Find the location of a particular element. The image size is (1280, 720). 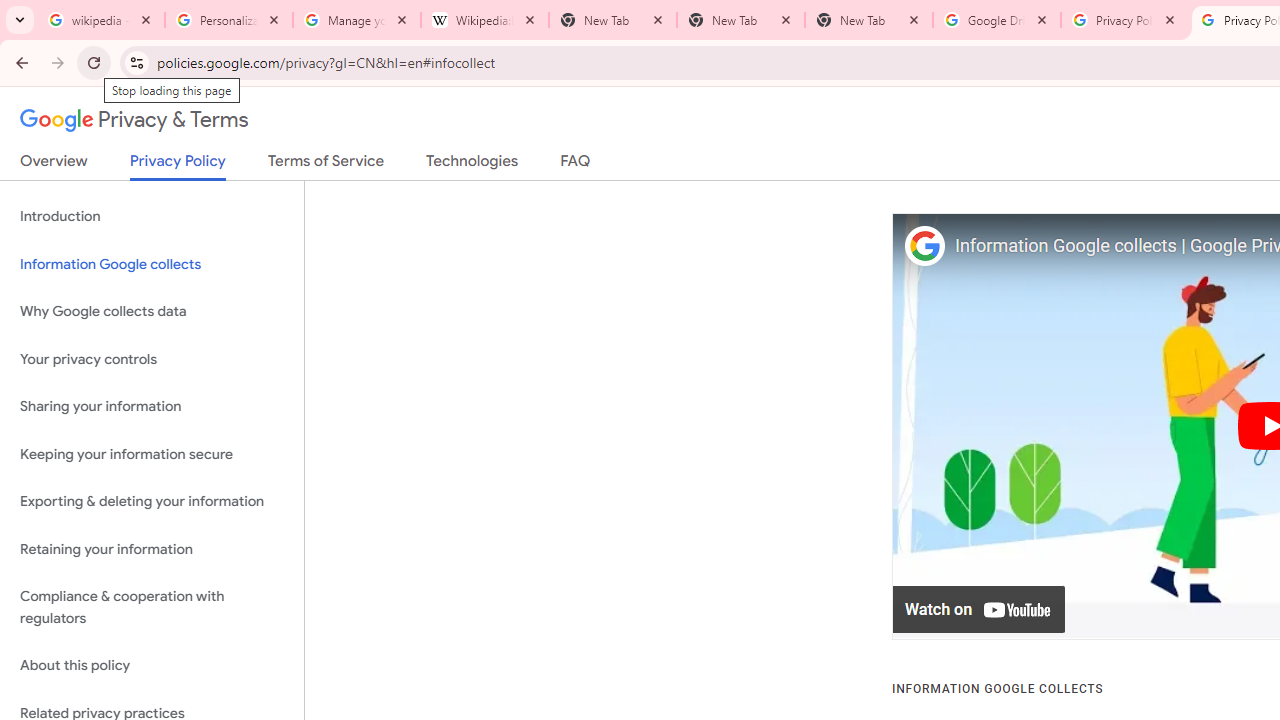

'Information Google collects' is located at coordinates (151, 263).